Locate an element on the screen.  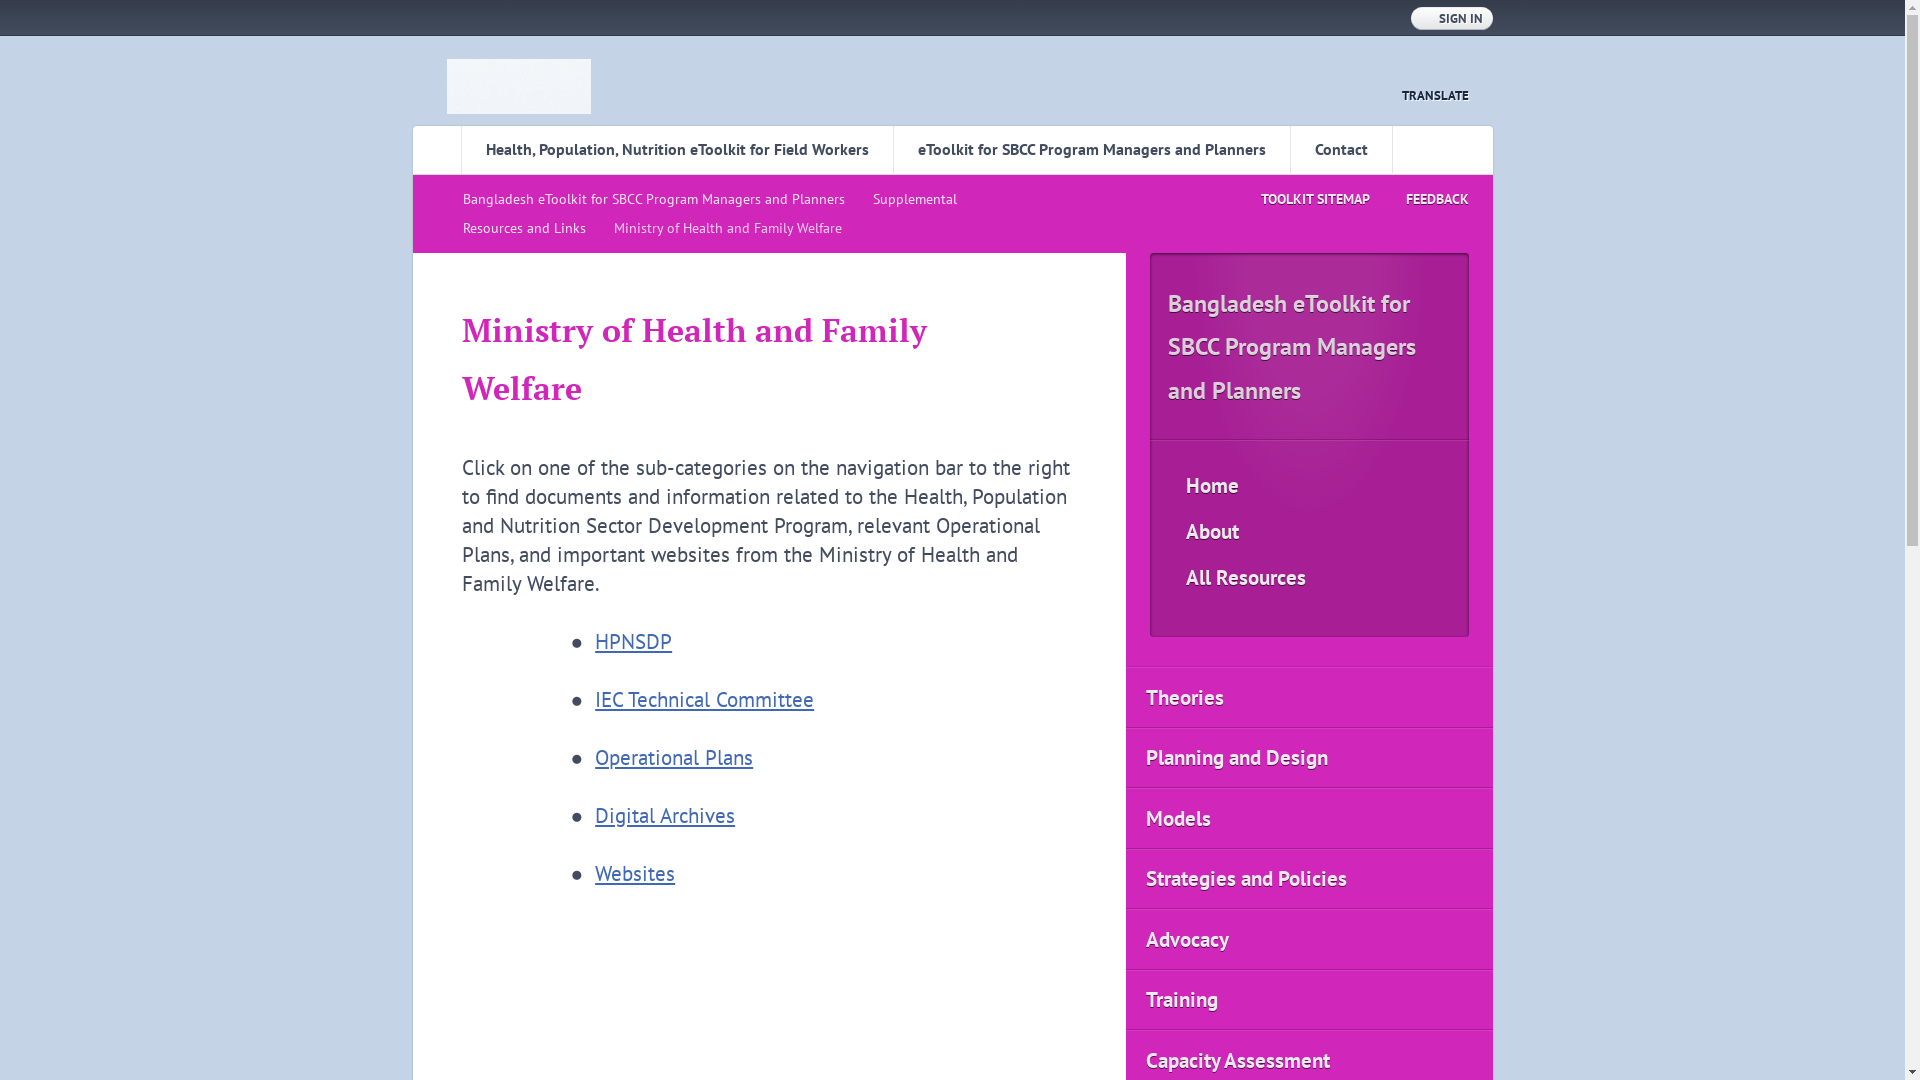
'Digital Archives' is located at coordinates (665, 815).